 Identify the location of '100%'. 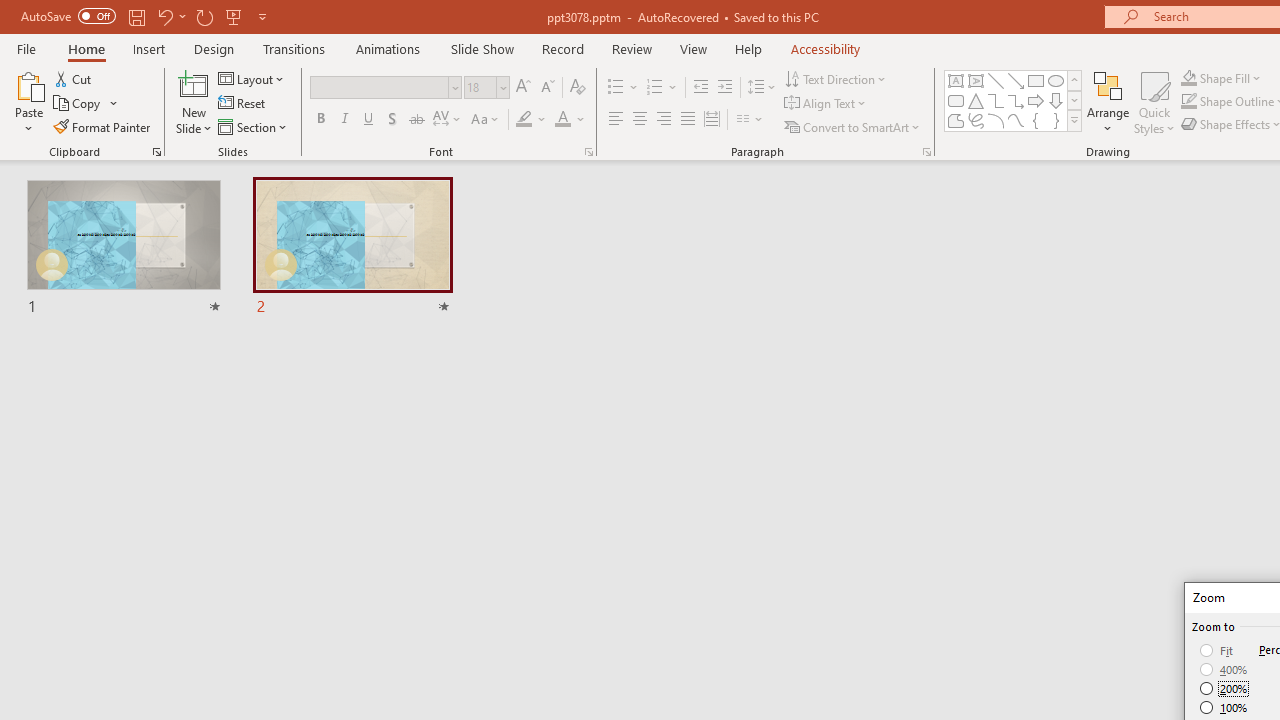
(1223, 706).